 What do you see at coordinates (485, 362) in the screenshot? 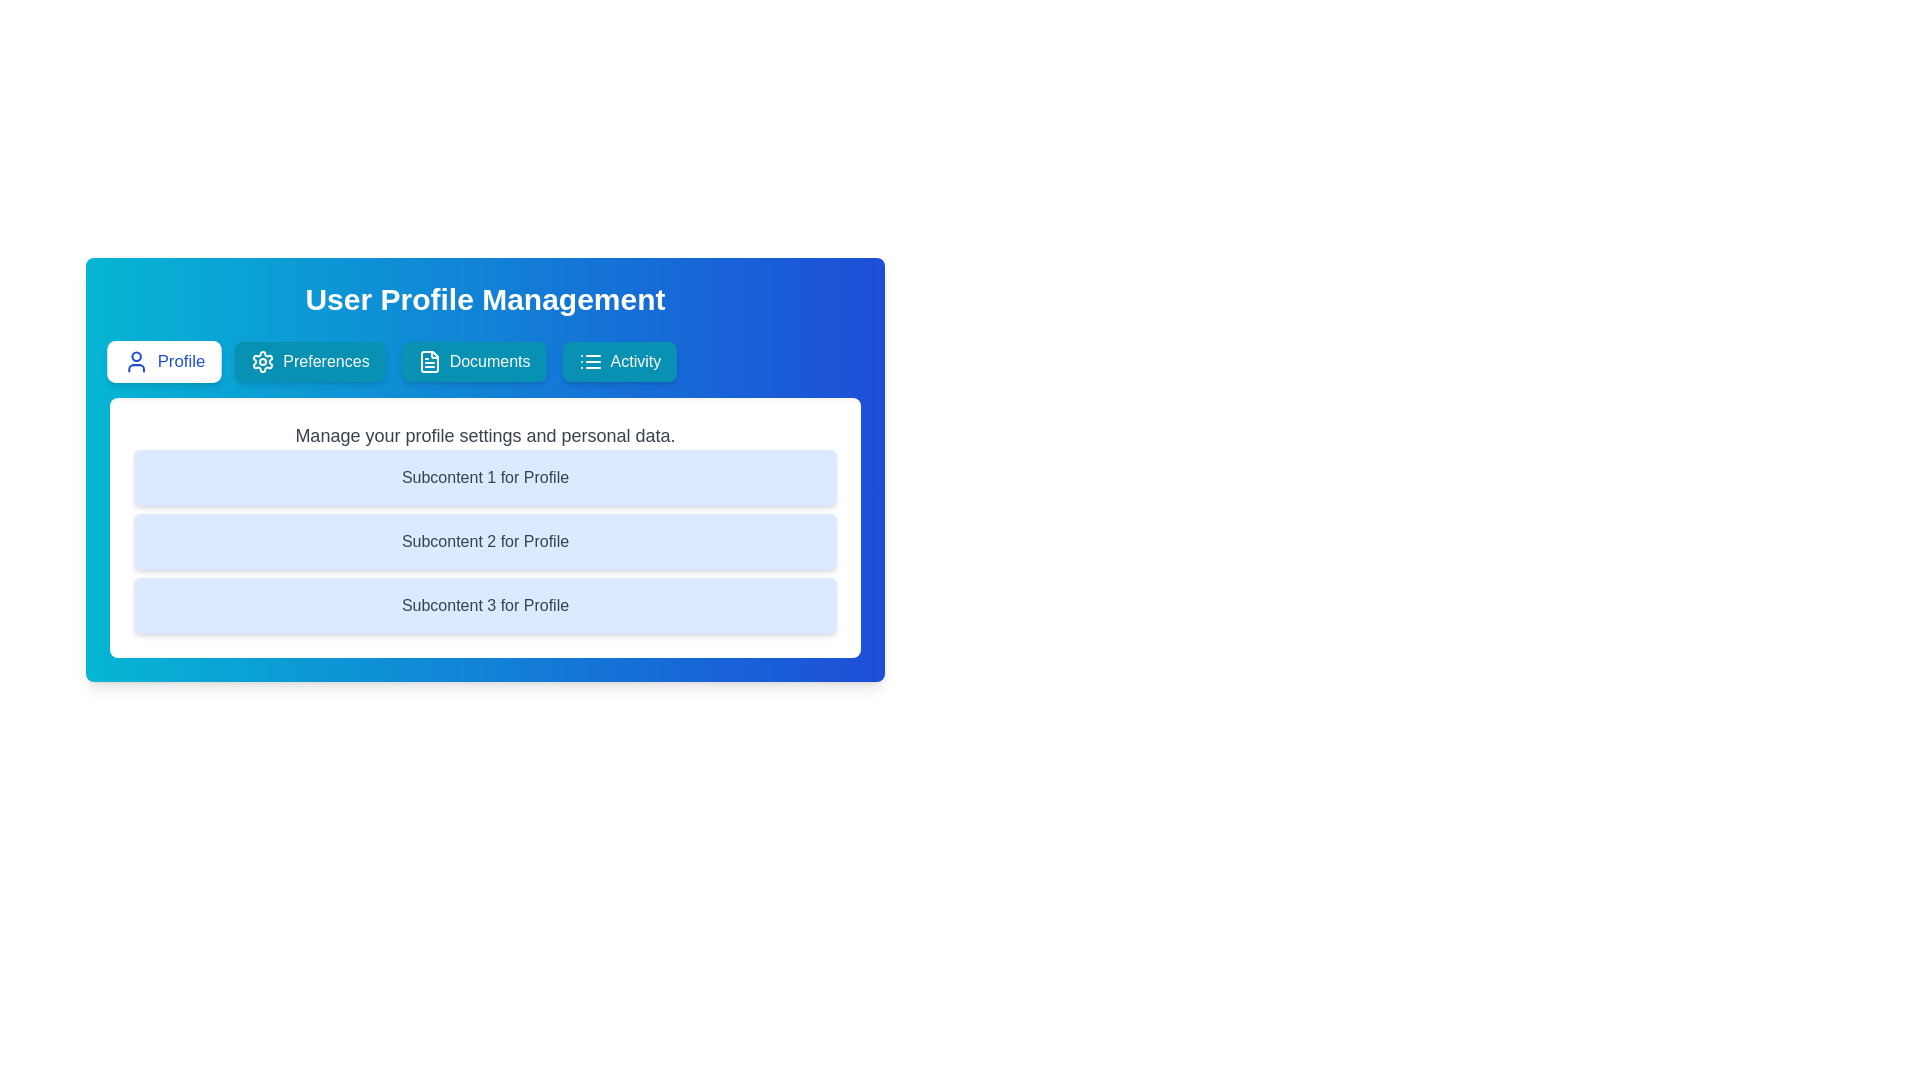
I see `the 'Documents' tab in the navigation bar` at bounding box center [485, 362].